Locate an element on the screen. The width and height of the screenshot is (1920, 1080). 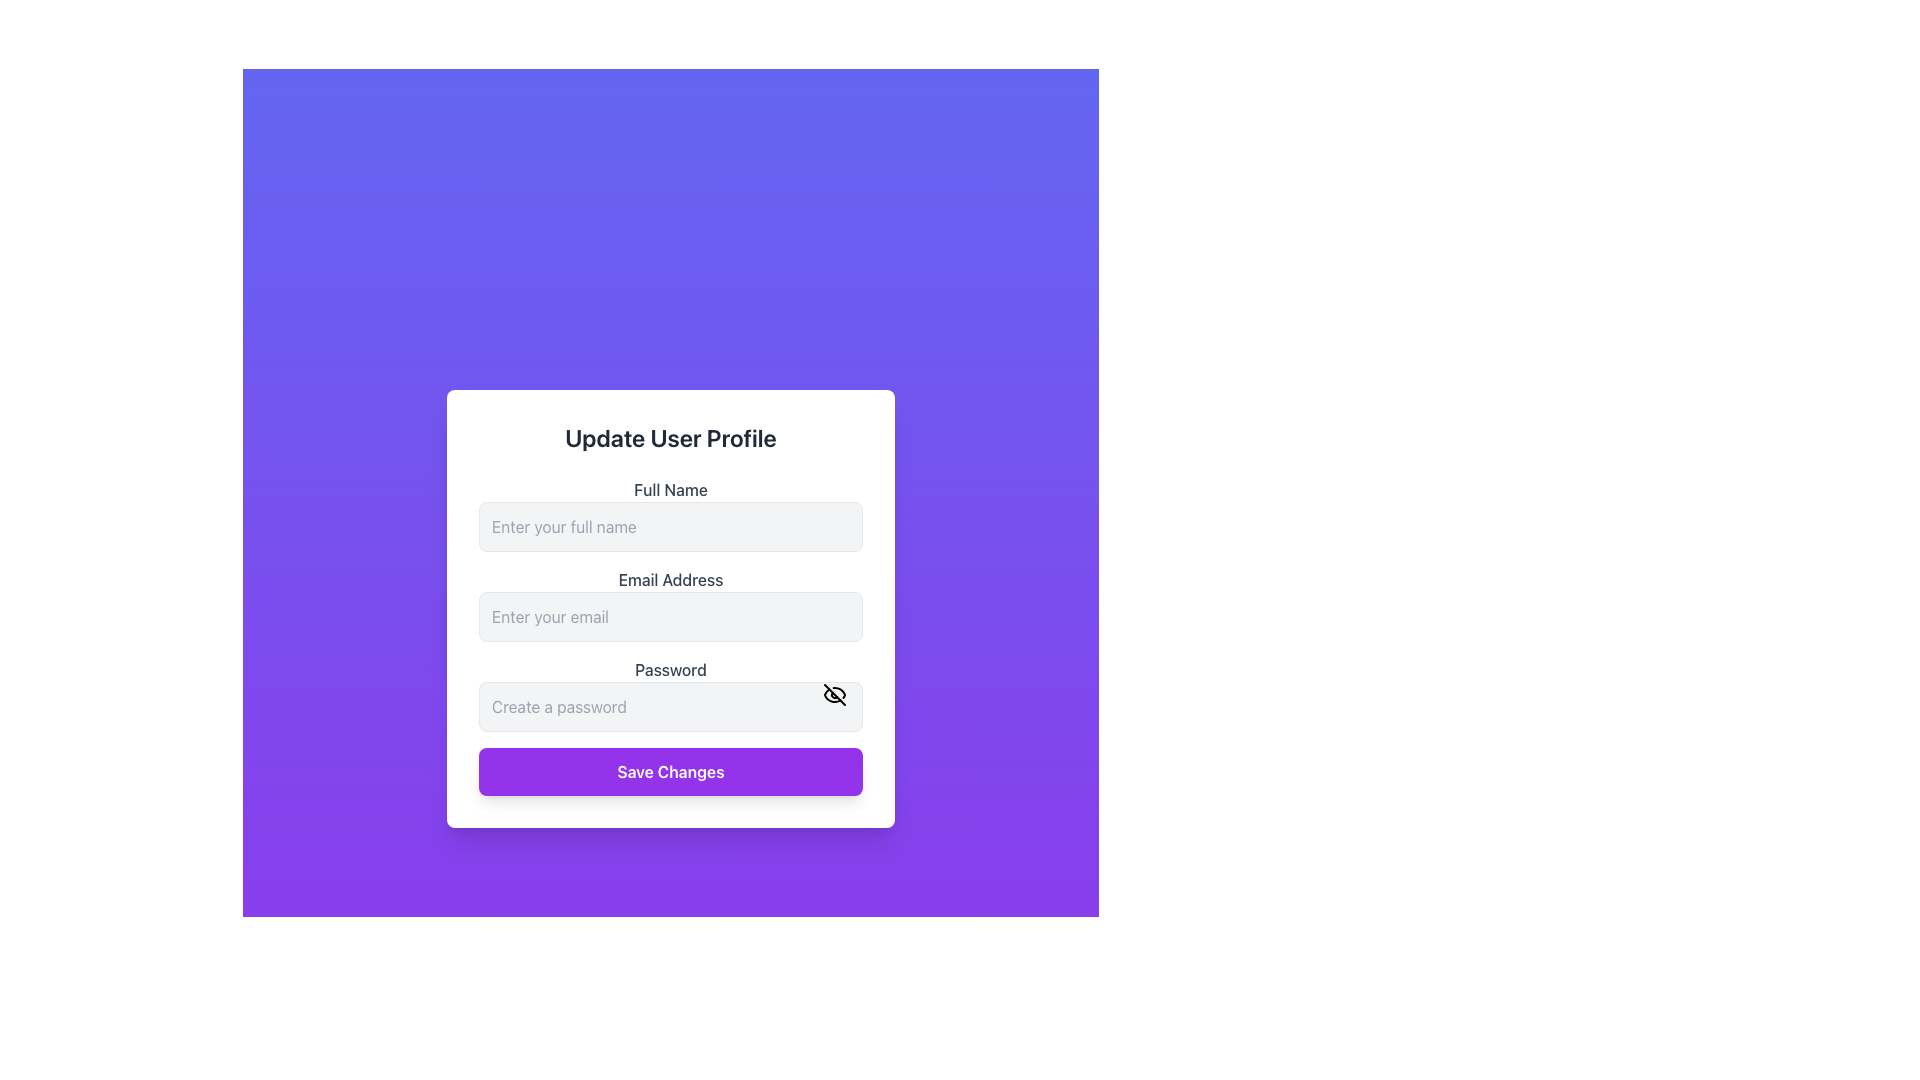
the 'eye' icon button for hiding password functionality located at the right end of the password input field is located at coordinates (832, 694).